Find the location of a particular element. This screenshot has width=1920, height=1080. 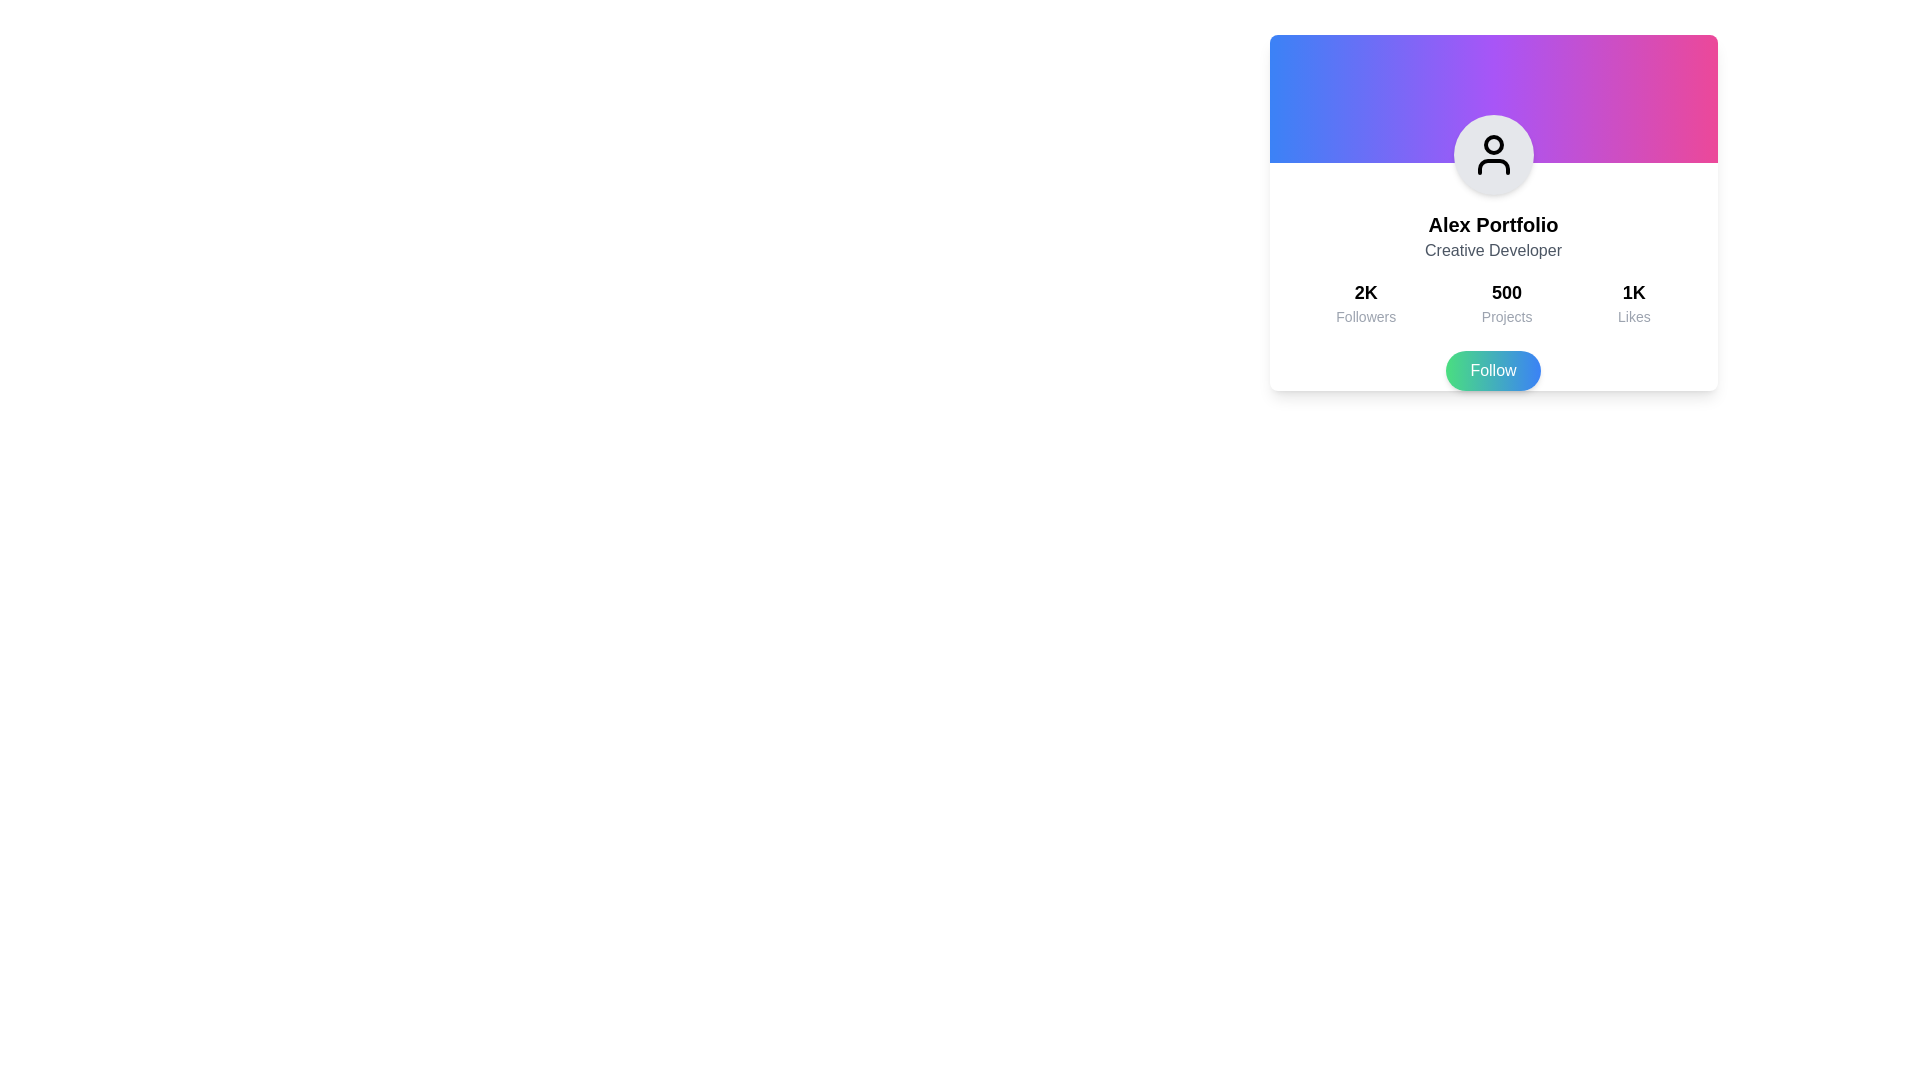

the circular graphical component of the user profile icon, which features a black stroke in the shape of a semicircle beneath the circle, located at the top center of the user information card is located at coordinates (1493, 144).